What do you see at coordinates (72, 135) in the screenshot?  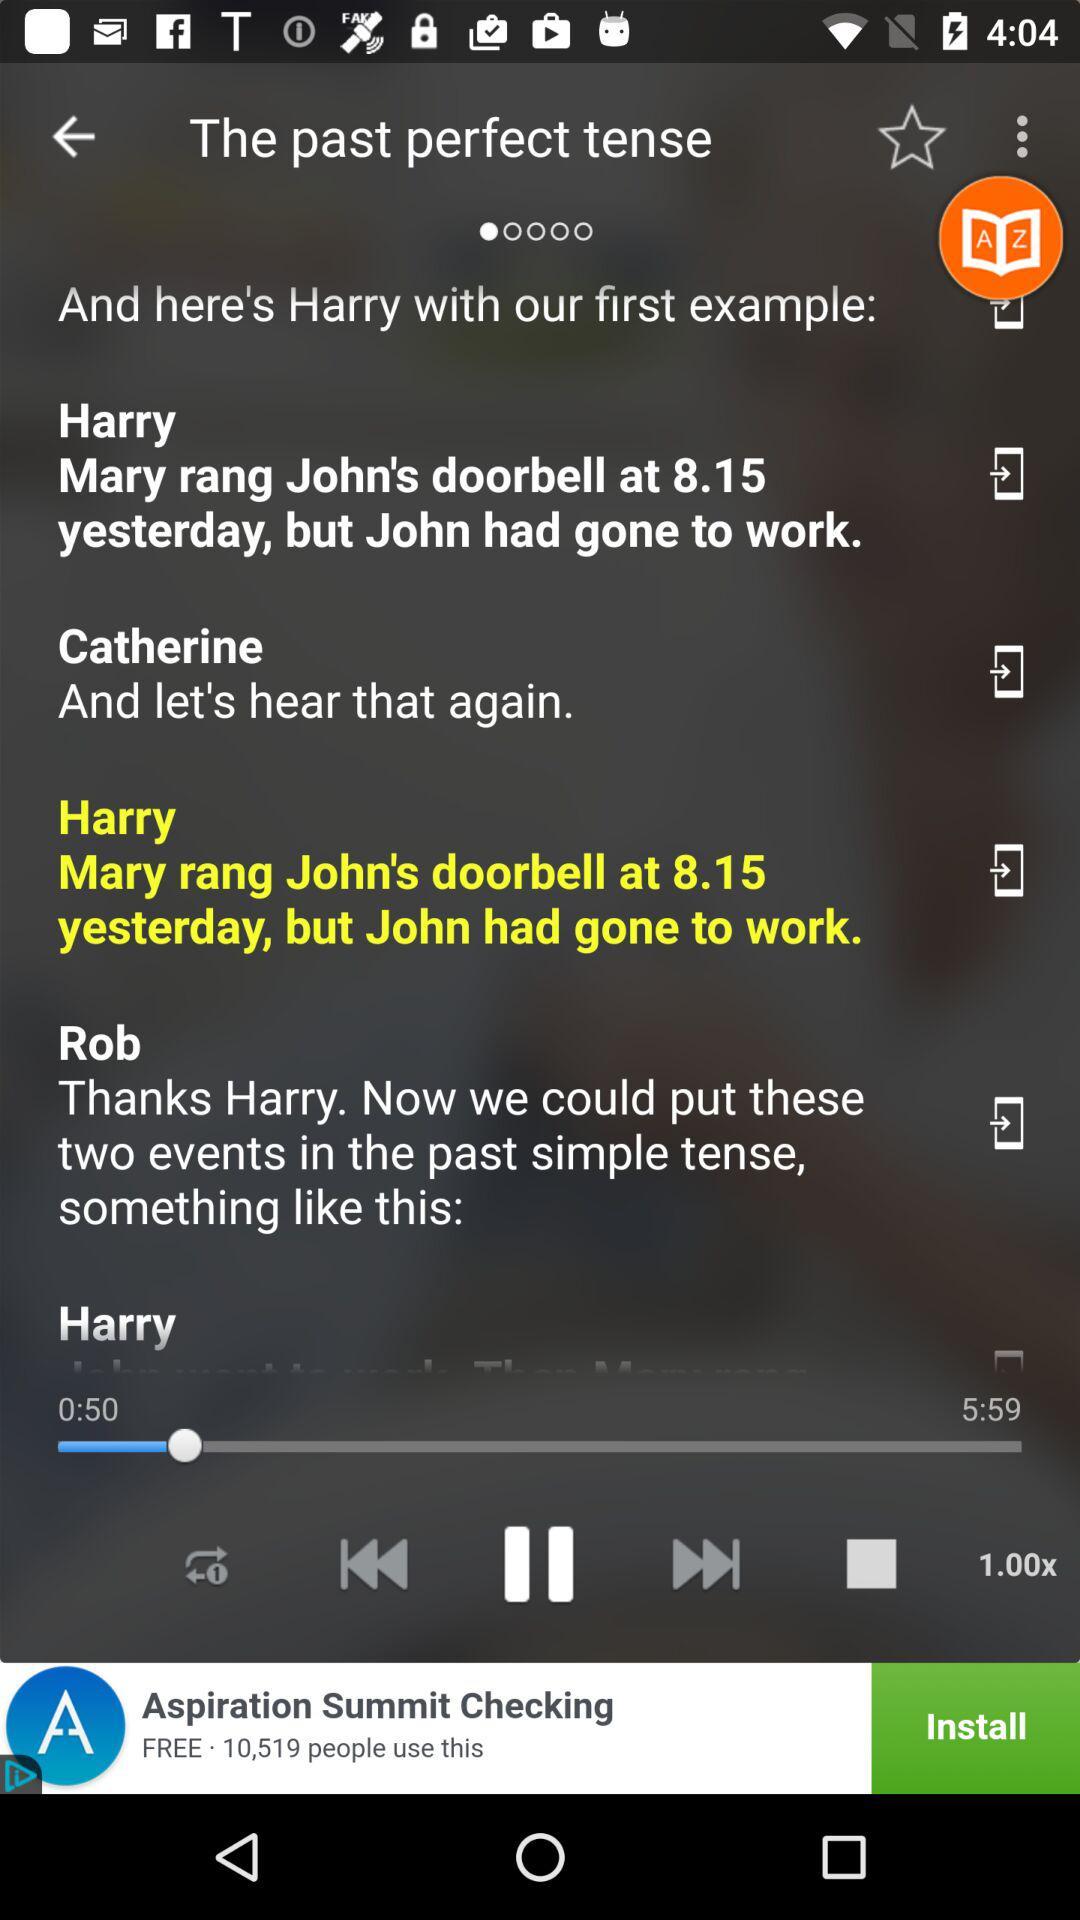 I see `the icon next to the the past perfect` at bounding box center [72, 135].